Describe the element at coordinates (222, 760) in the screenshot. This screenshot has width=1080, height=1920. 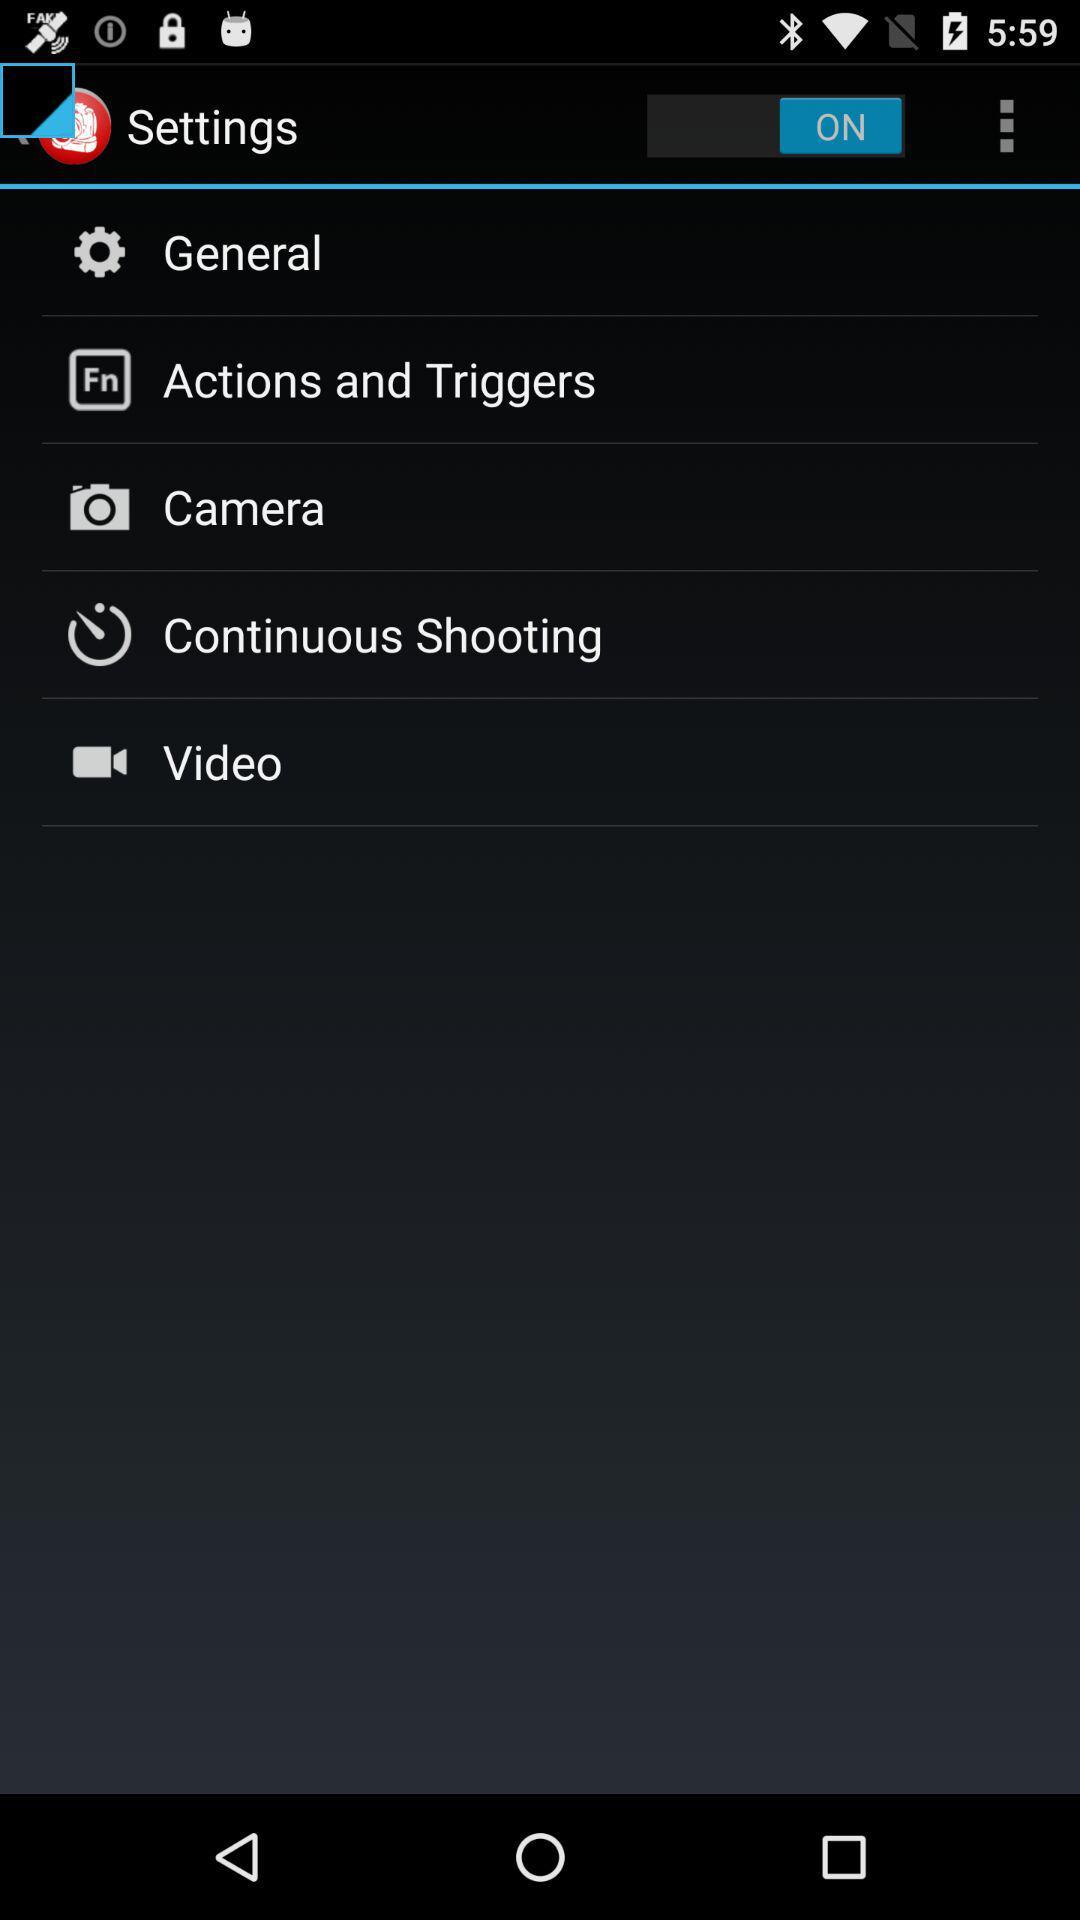
I see `video app` at that location.